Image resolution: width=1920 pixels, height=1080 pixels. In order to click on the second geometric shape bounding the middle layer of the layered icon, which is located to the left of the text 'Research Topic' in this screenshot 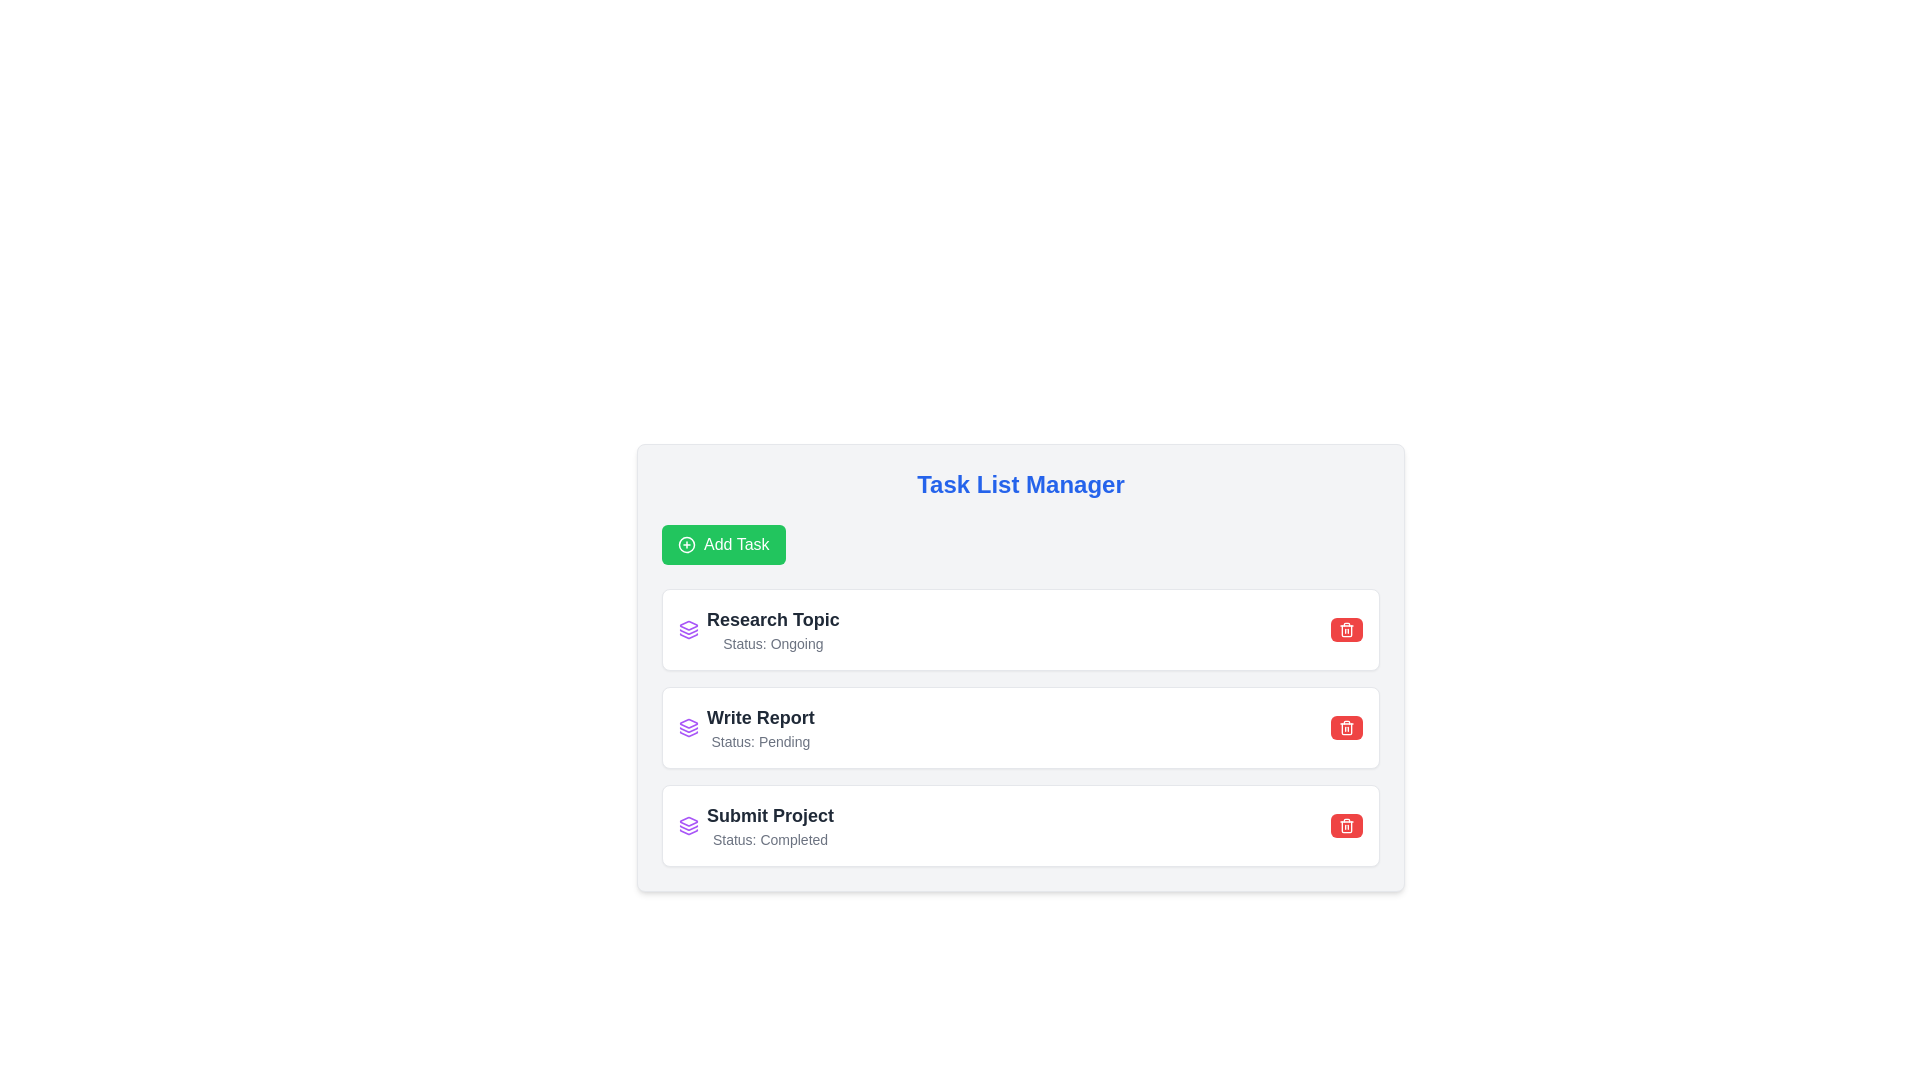, I will do `click(689, 730)`.